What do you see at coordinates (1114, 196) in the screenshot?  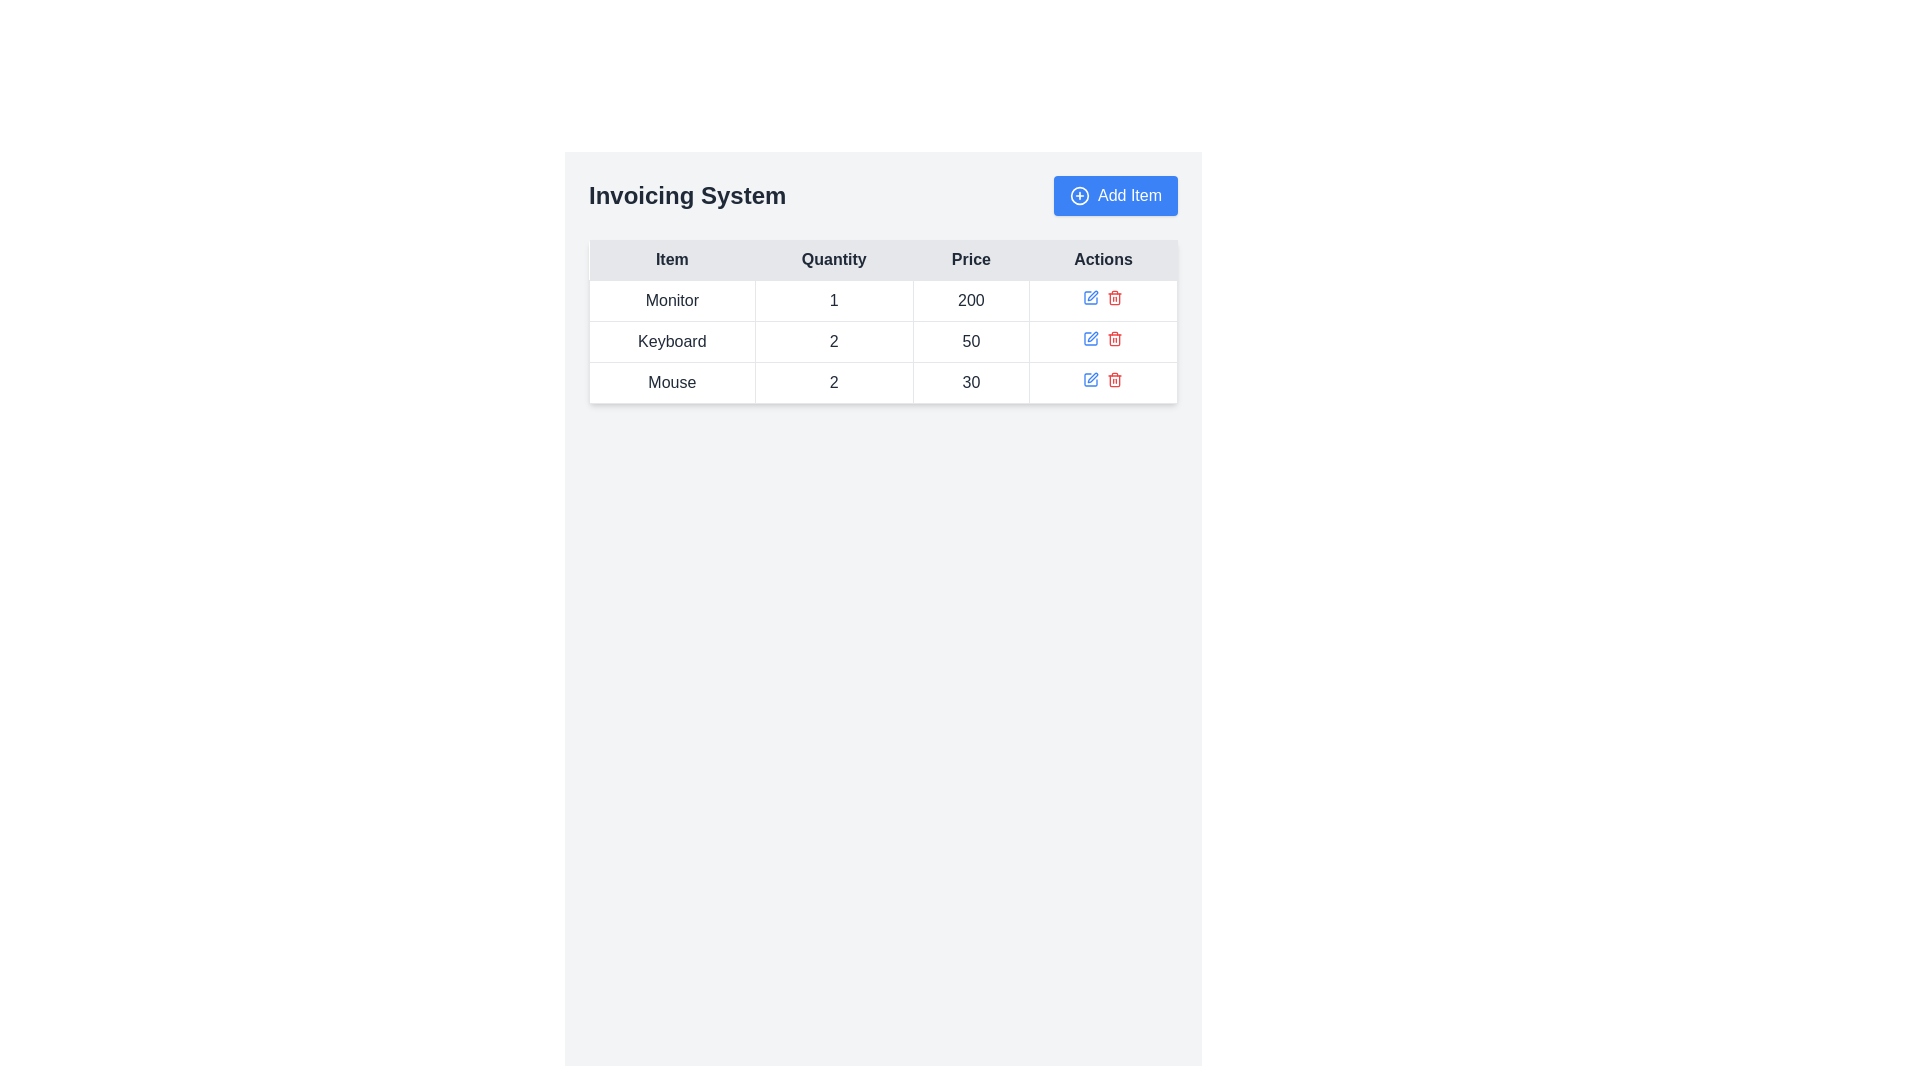 I see `the 'Add Item' button with a blue background and white text in the top-right corner of the 'Invoicing System' interface` at bounding box center [1114, 196].